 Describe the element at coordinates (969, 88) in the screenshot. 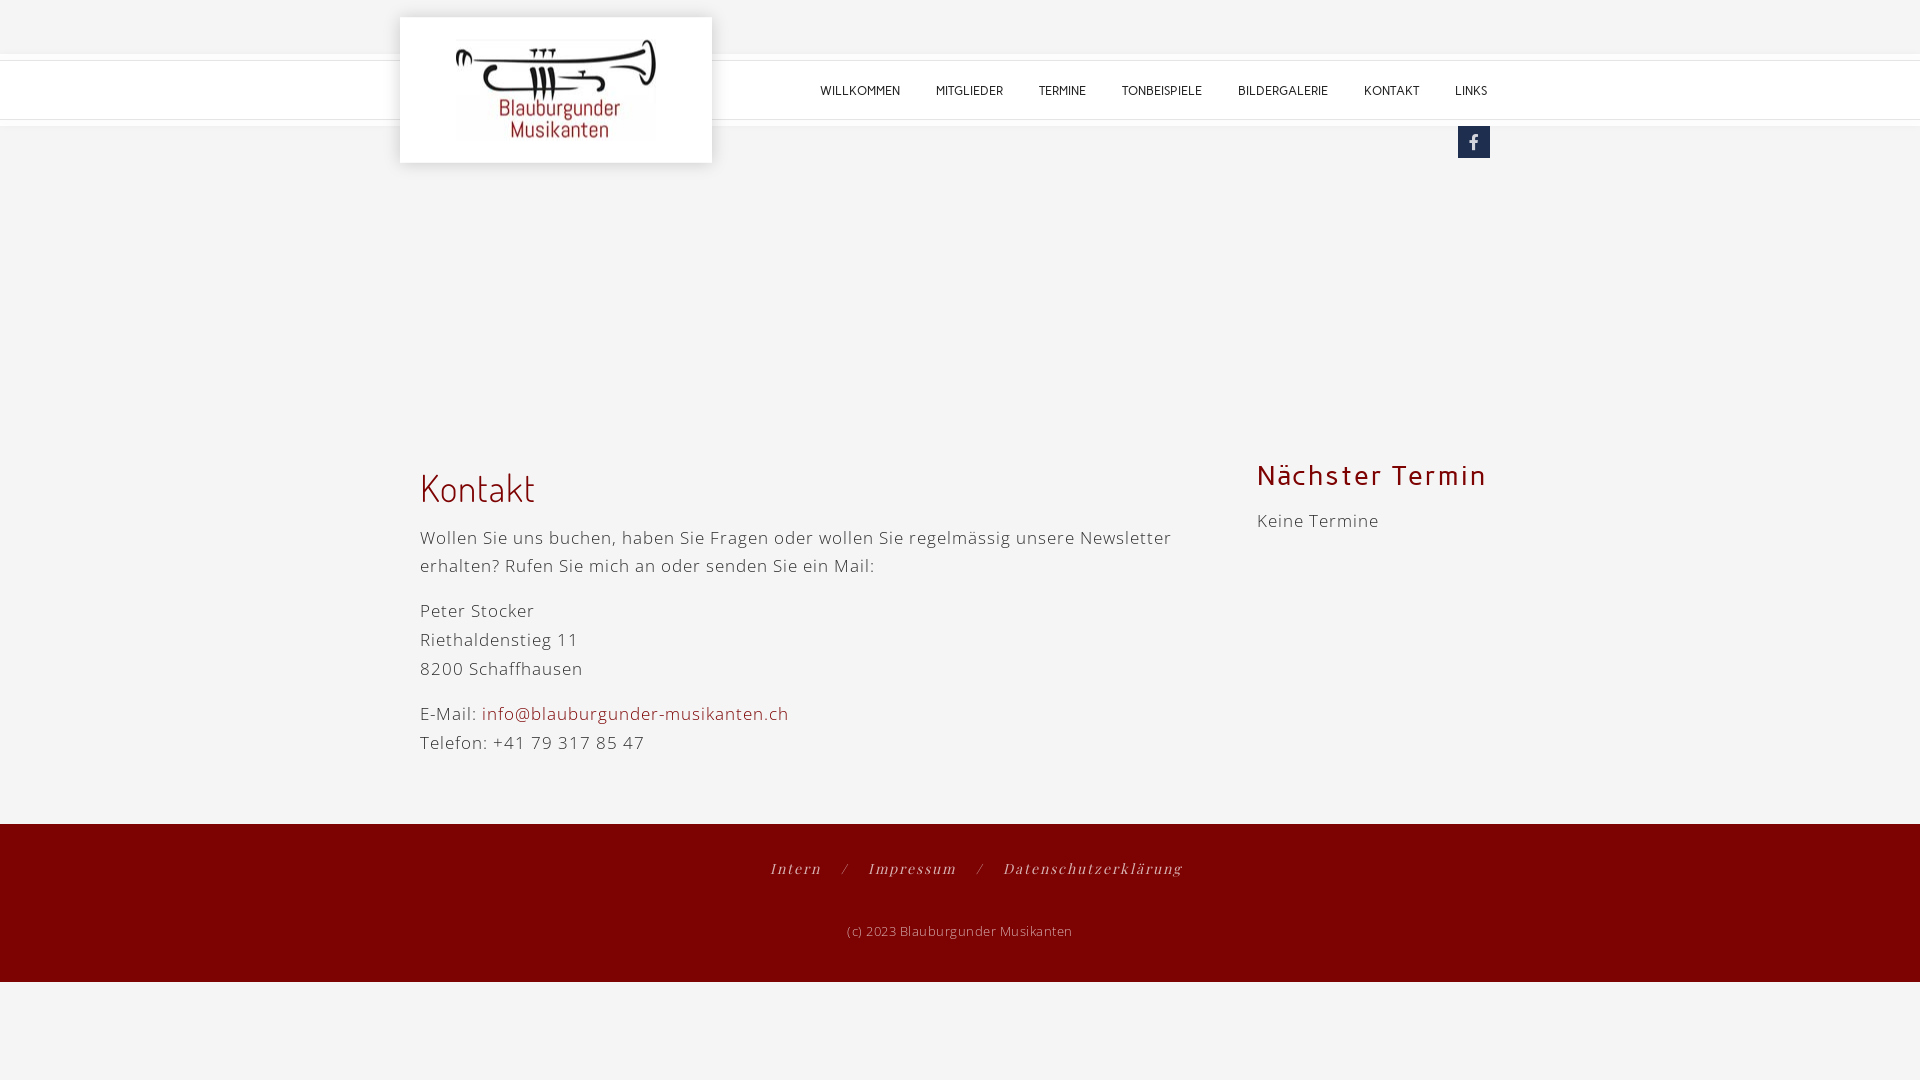

I see `'MITGLIEDER'` at that location.